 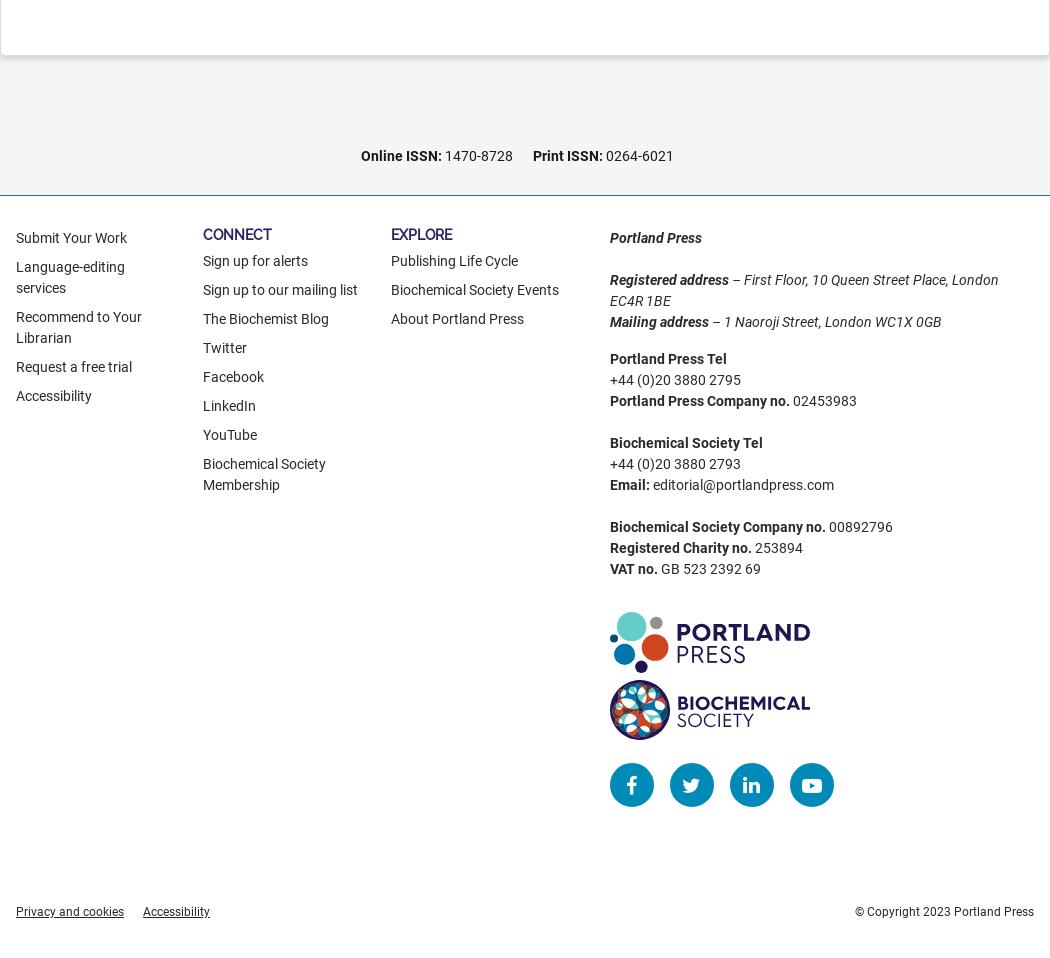 I want to click on '+44 (0)20 3880 2795', so click(x=673, y=379).